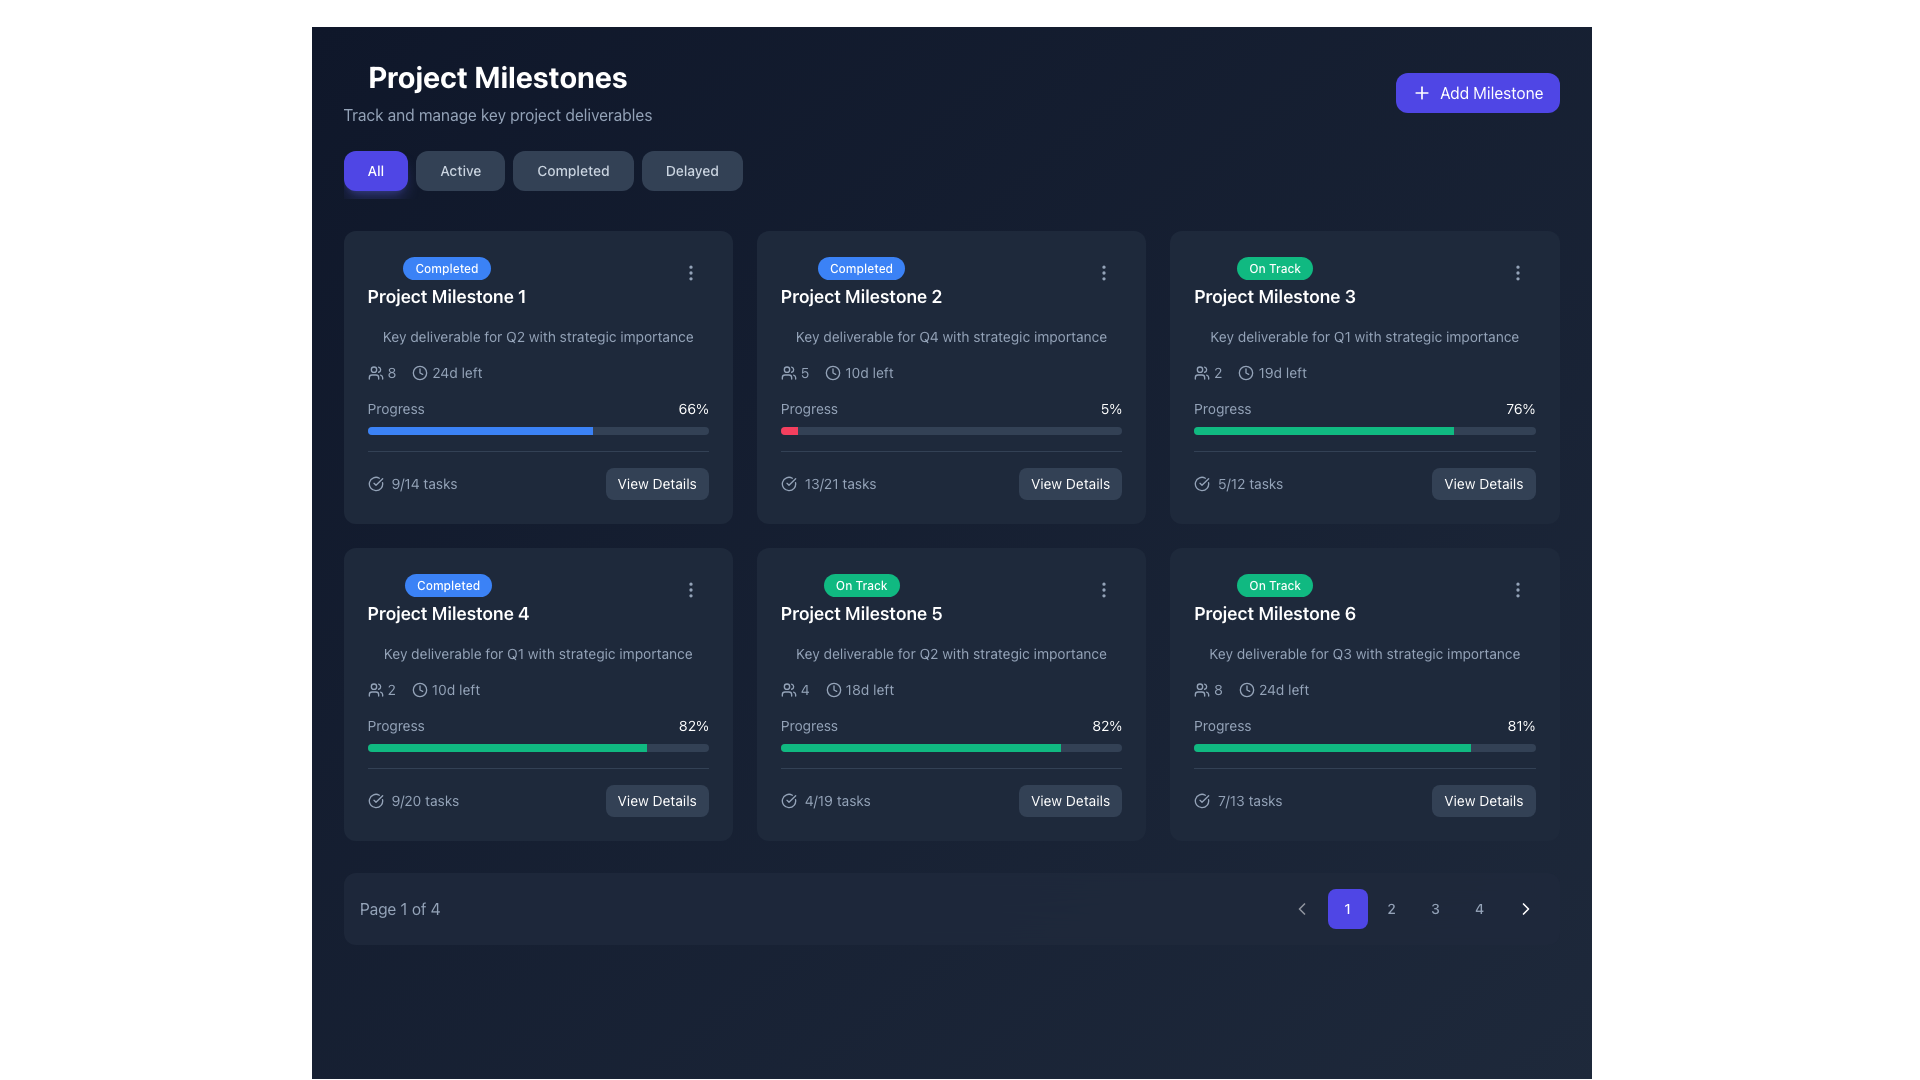 The height and width of the screenshot is (1080, 1920). I want to click on the right-pointing chevron icon in the pagination control area, so click(1524, 909).